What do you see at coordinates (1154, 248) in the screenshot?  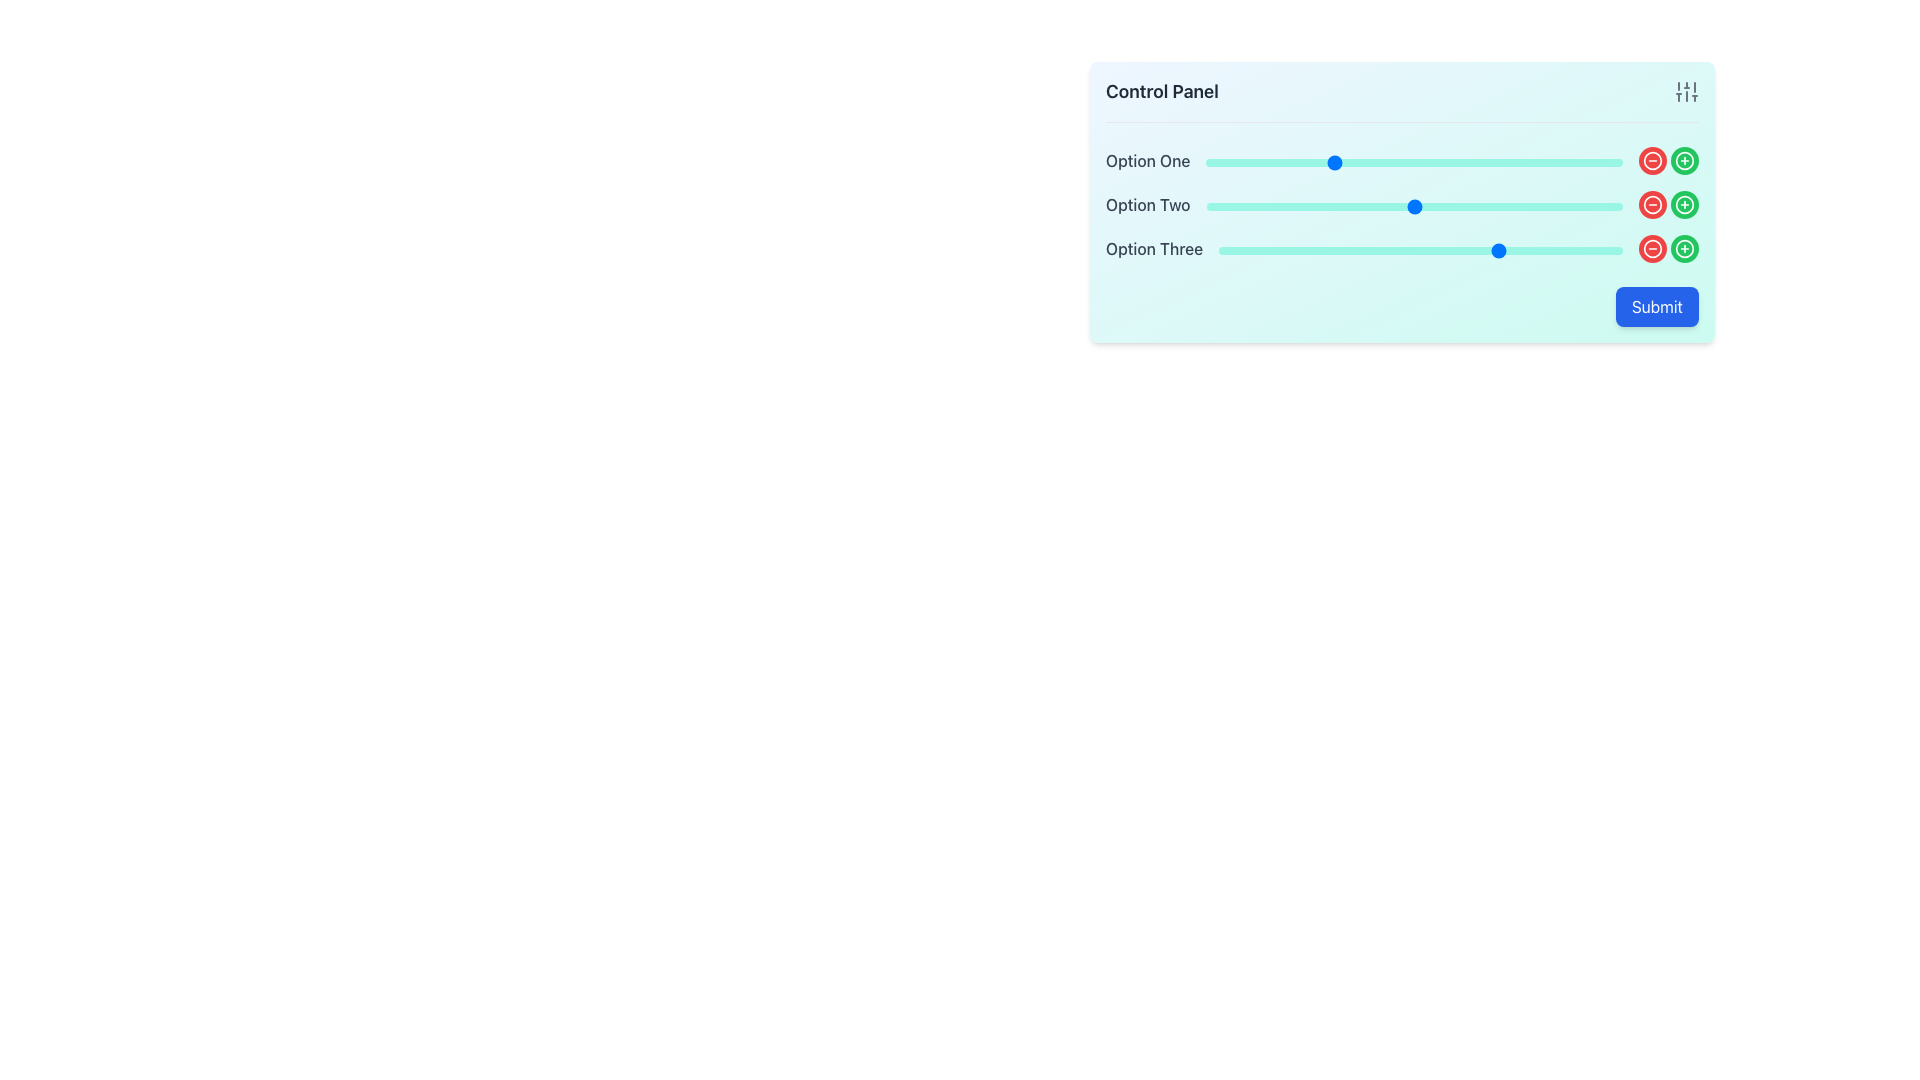 I see `the text label element reading 'Option Three', which is styled with a medium gray font and is located under 'Option Two' in a column layout` at bounding box center [1154, 248].